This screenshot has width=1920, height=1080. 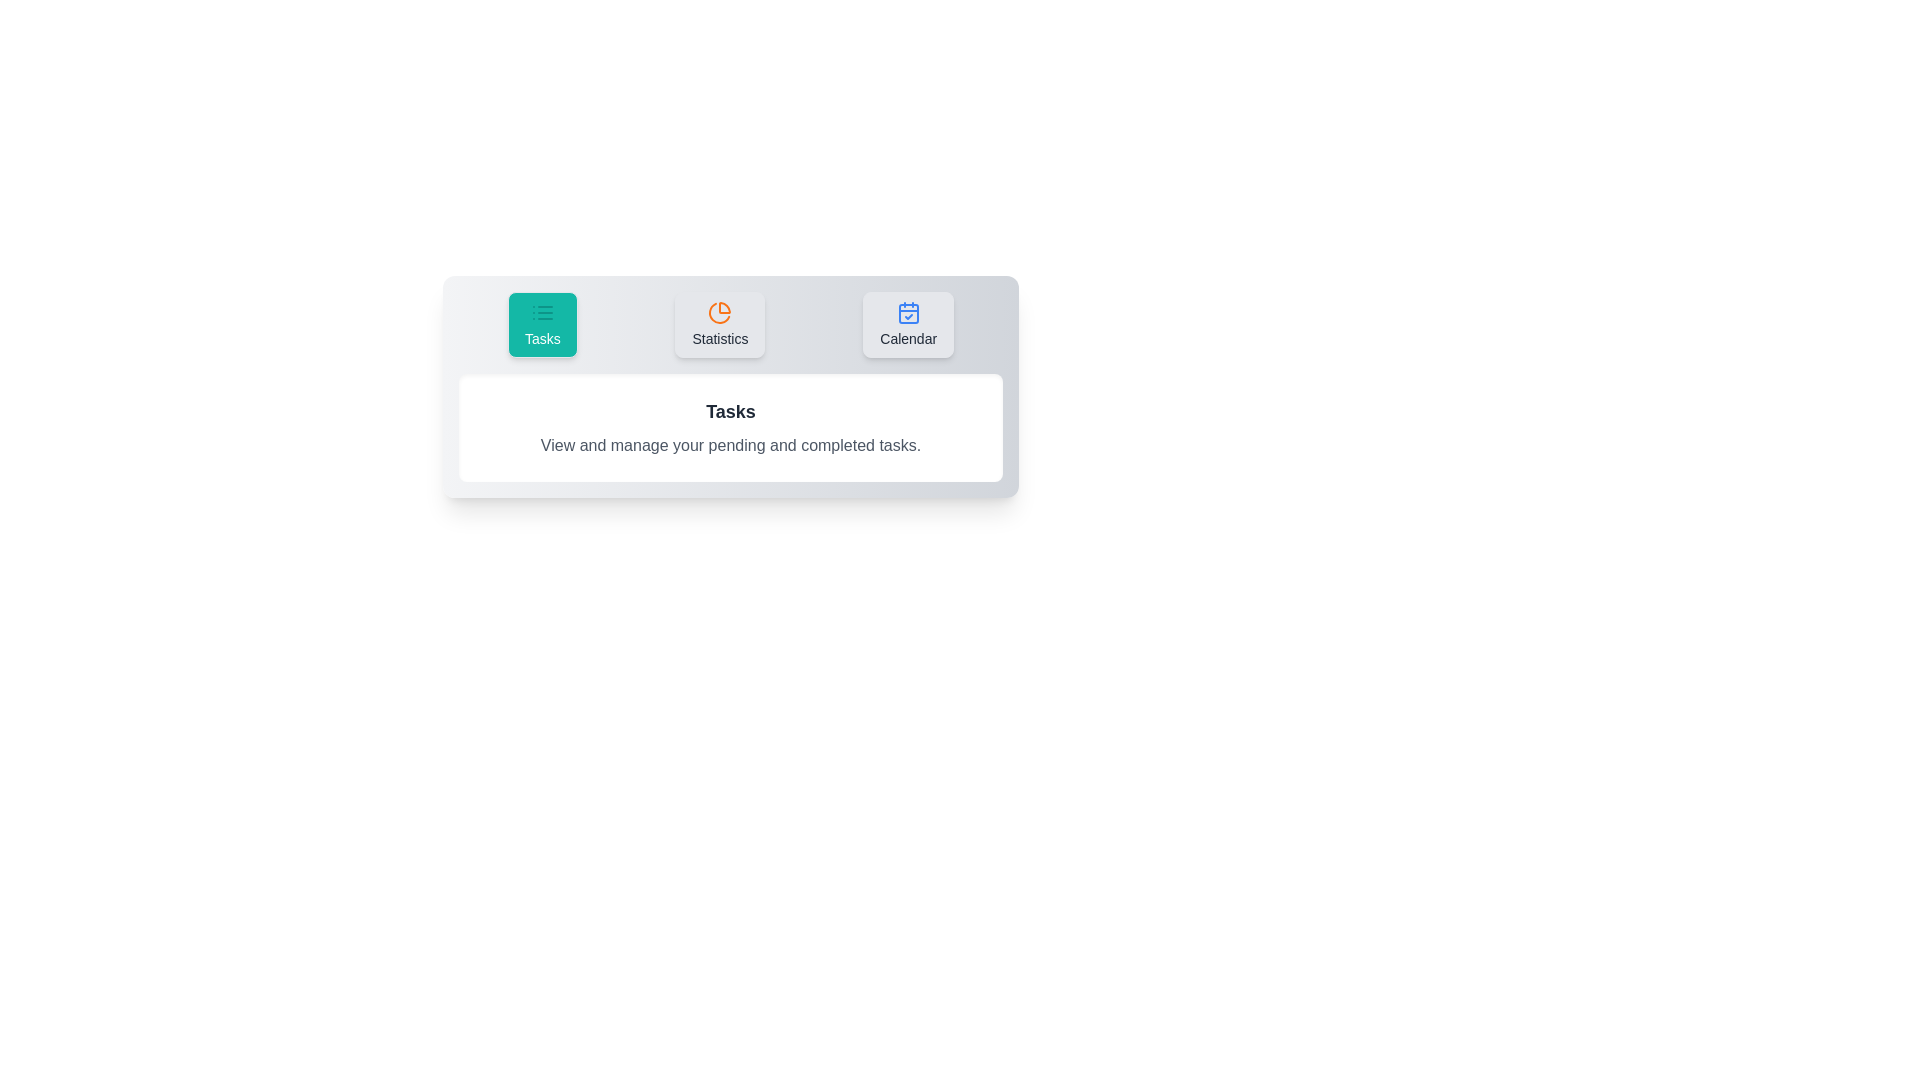 I want to click on the Tasks tab to view its content, so click(x=542, y=323).